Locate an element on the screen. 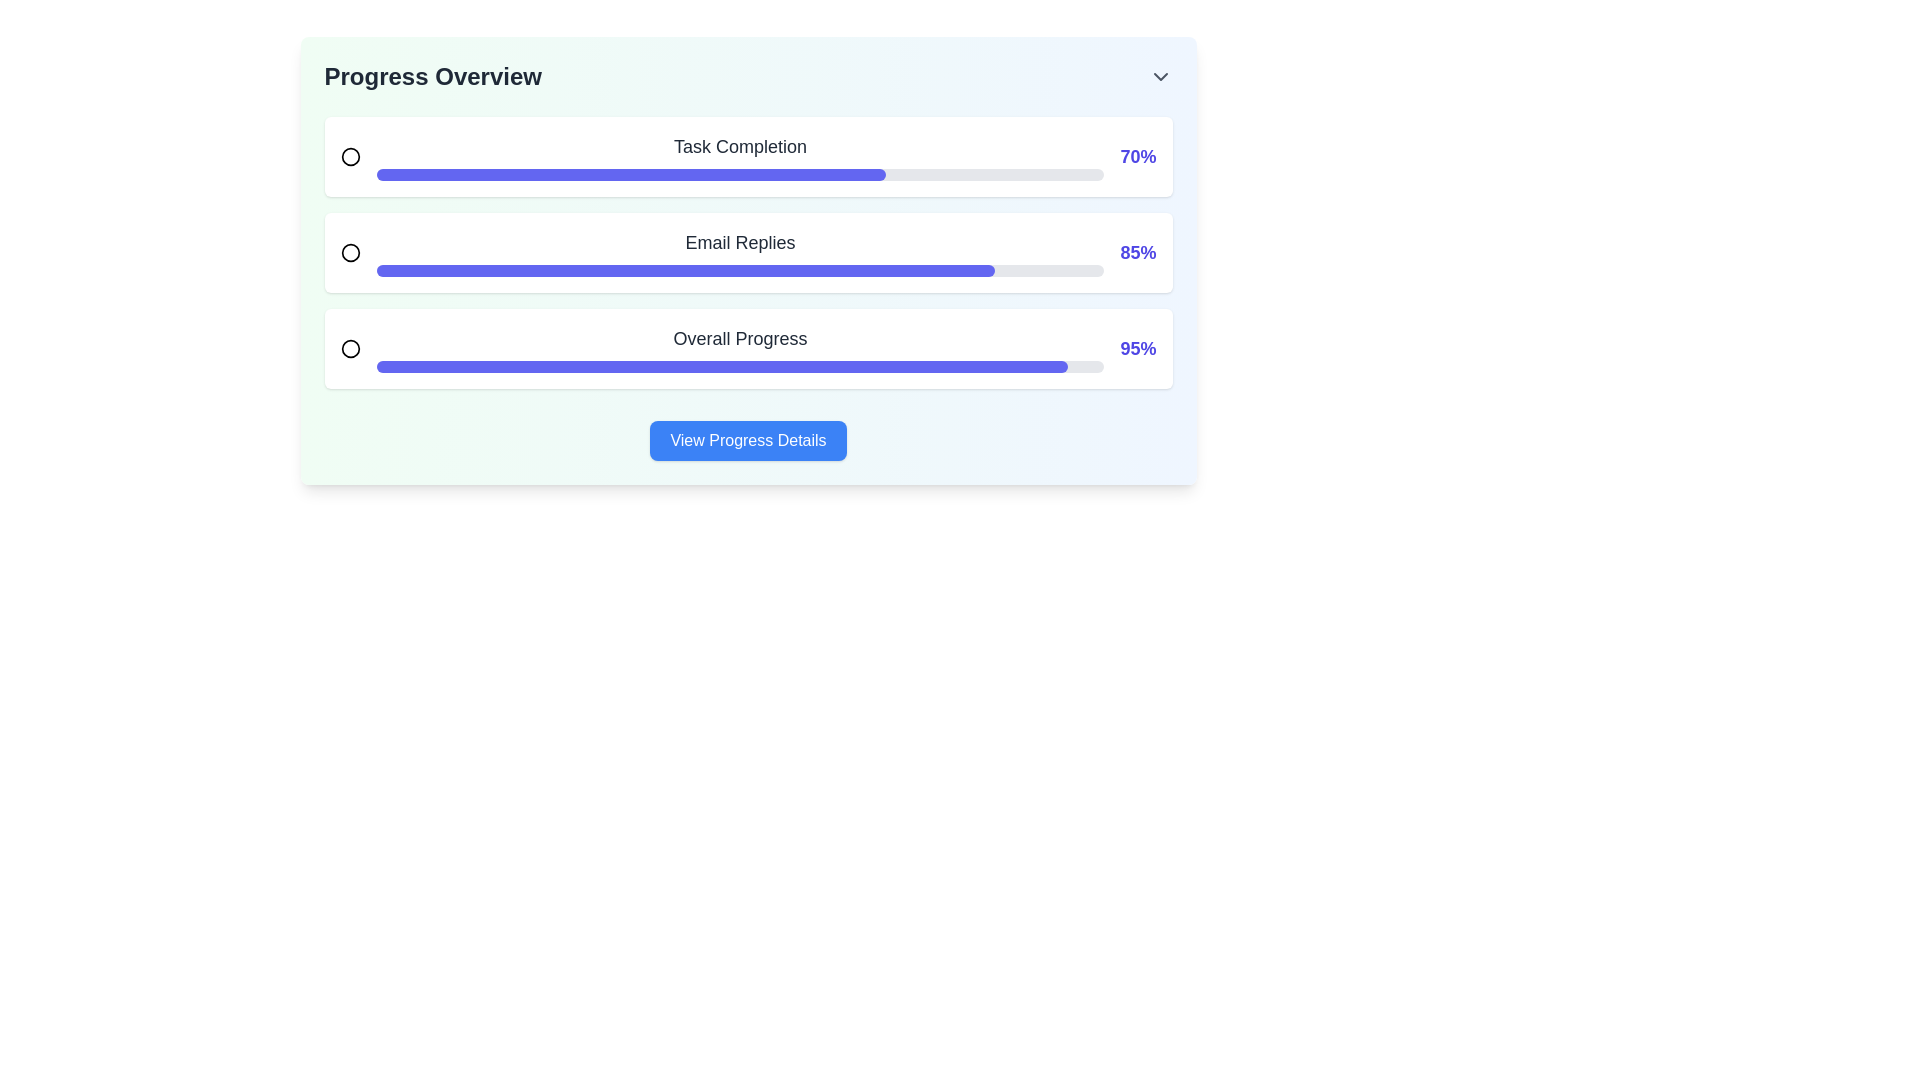 This screenshot has width=1920, height=1080. percentage displayed on the text label showing '70%' in bold indigo blue, positioned at the right edge of the 'Task Completion' progress card is located at coordinates (1138, 156).